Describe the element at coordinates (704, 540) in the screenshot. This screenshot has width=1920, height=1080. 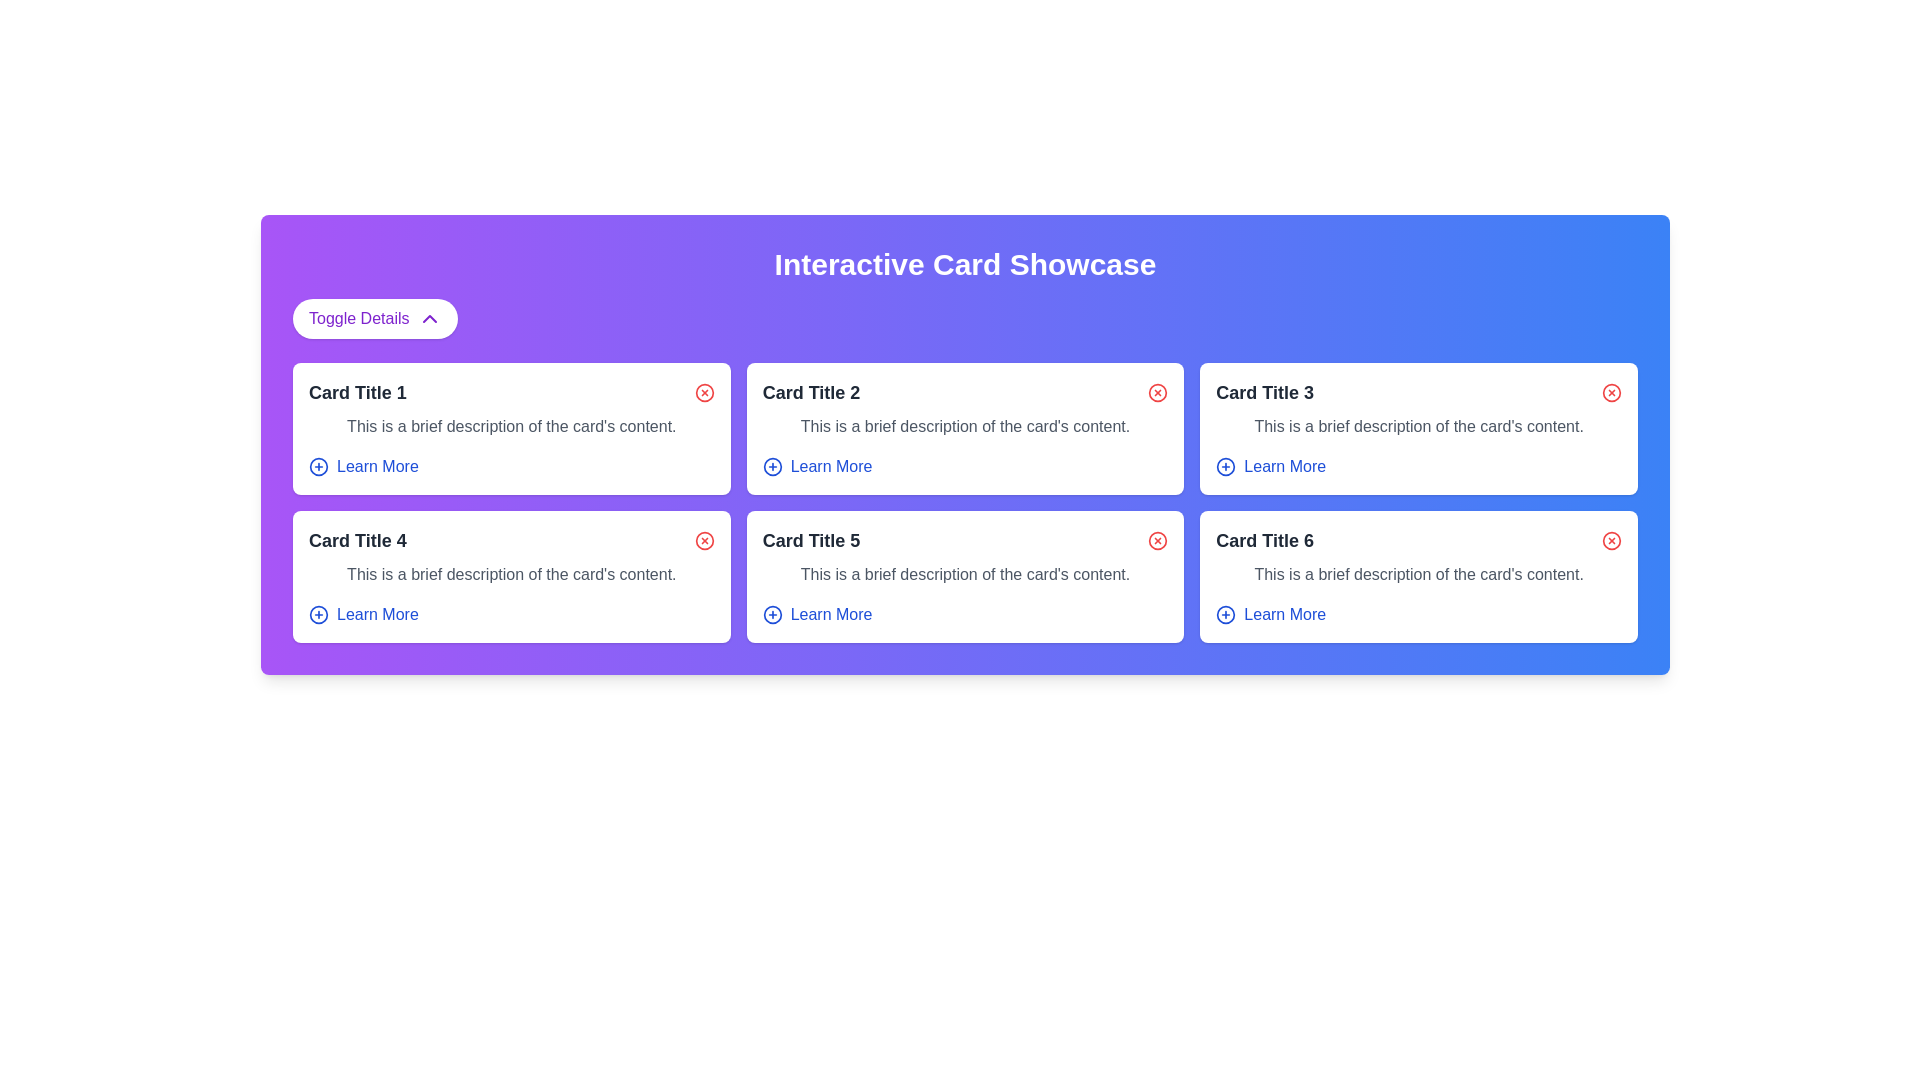
I see `the circle part of the close icon in the top-right corner of 'Card Title 4'` at that location.